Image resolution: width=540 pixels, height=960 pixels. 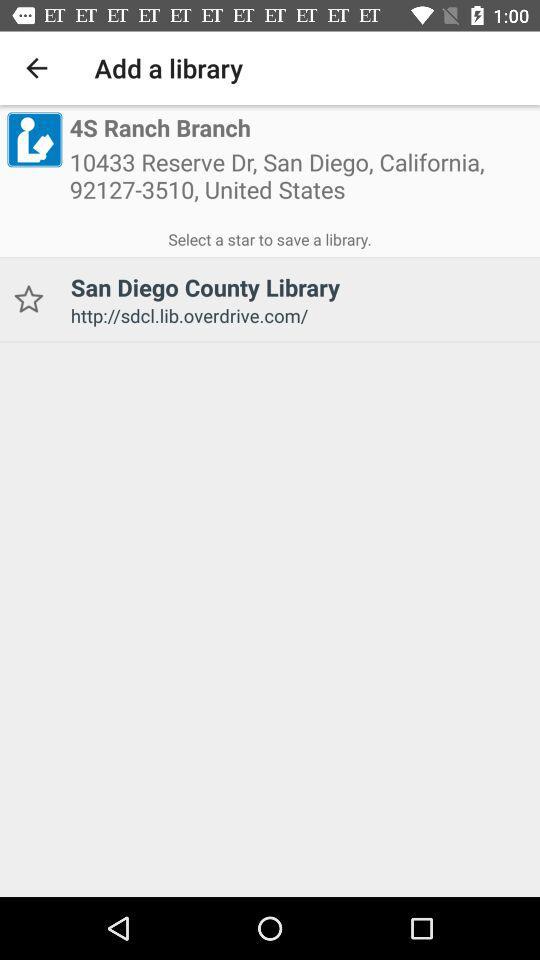 What do you see at coordinates (270, 236) in the screenshot?
I see `item below the 10433 reserve dr item` at bounding box center [270, 236].